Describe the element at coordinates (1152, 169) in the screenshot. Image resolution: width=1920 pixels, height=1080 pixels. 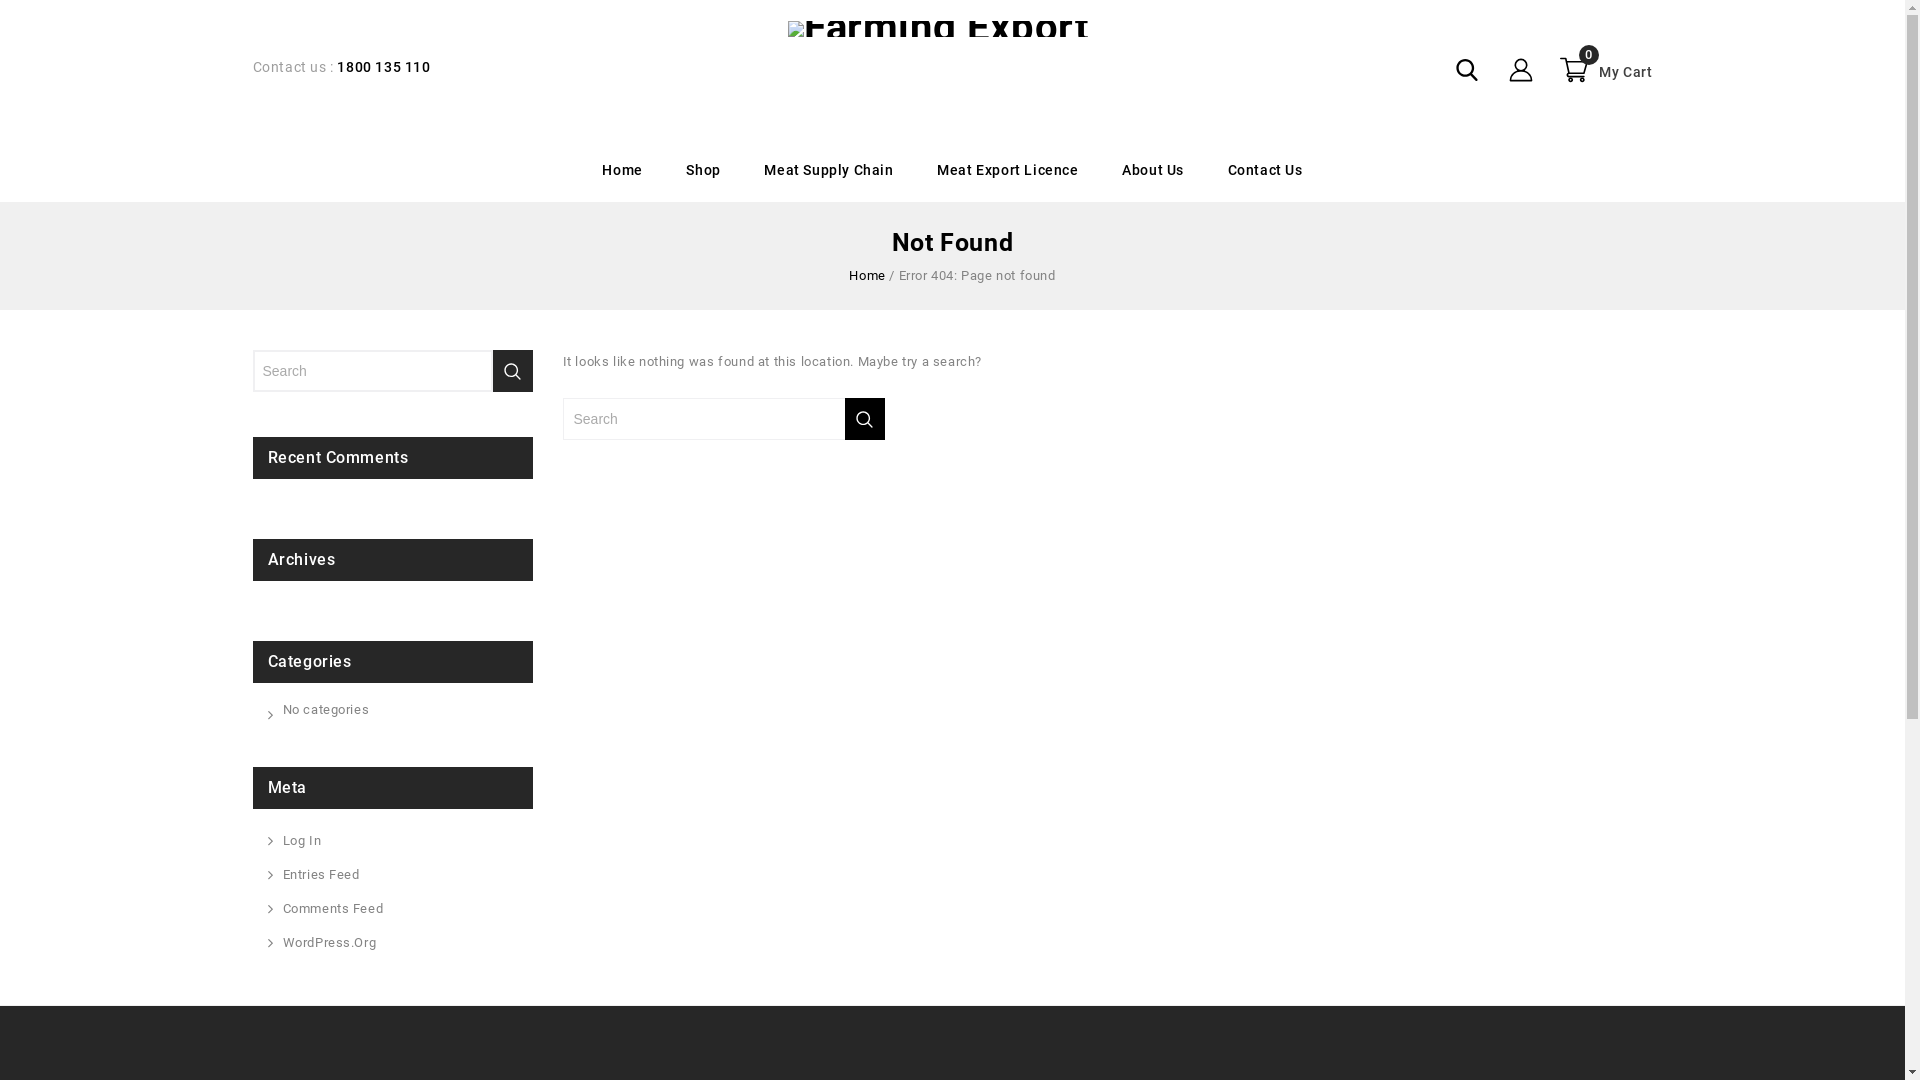
I see `'About Us'` at that location.